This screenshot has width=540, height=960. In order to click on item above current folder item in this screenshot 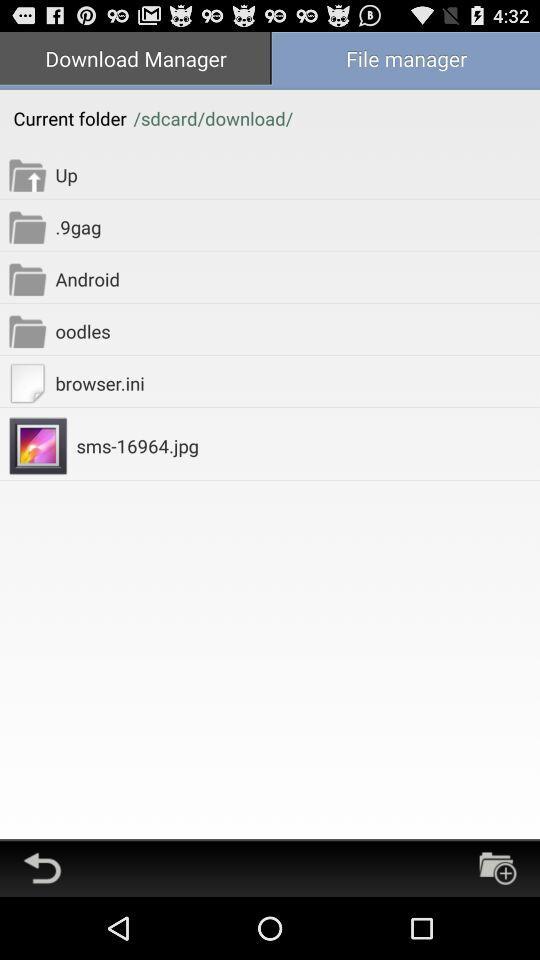, I will do `click(135, 59)`.